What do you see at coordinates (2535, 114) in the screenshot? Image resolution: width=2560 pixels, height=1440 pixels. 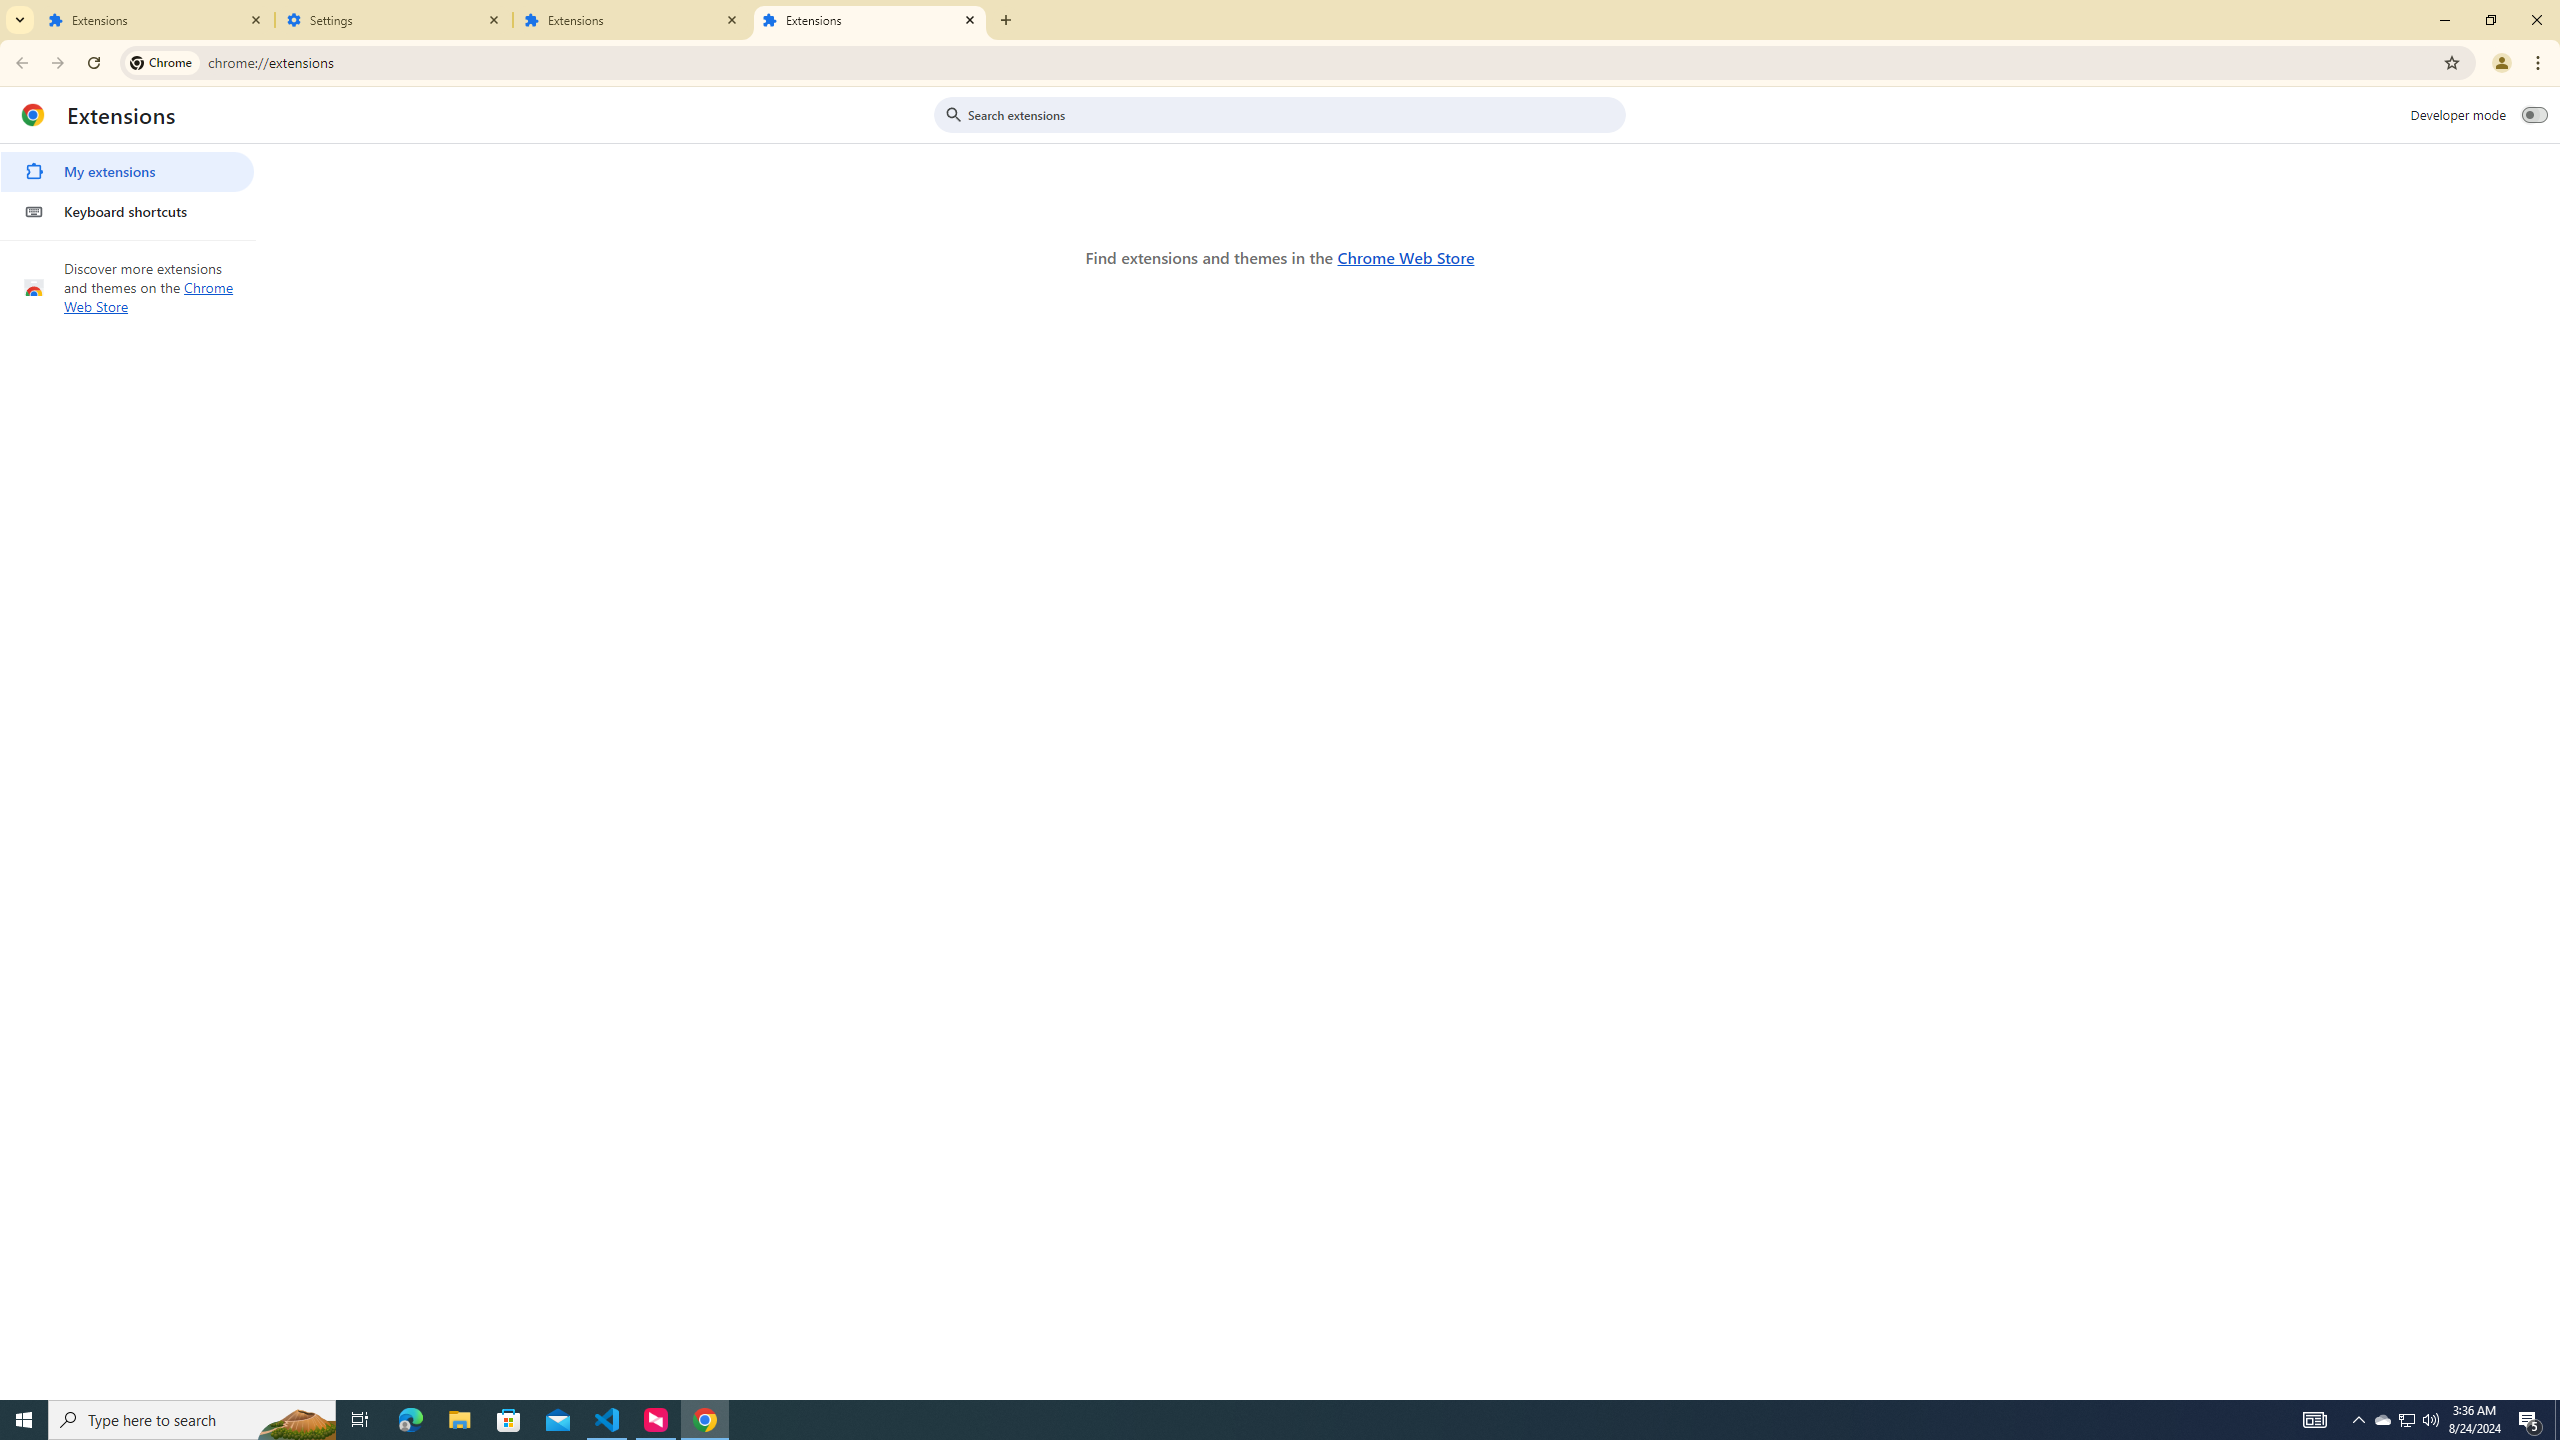 I see `'Developer mode'` at bounding box center [2535, 114].